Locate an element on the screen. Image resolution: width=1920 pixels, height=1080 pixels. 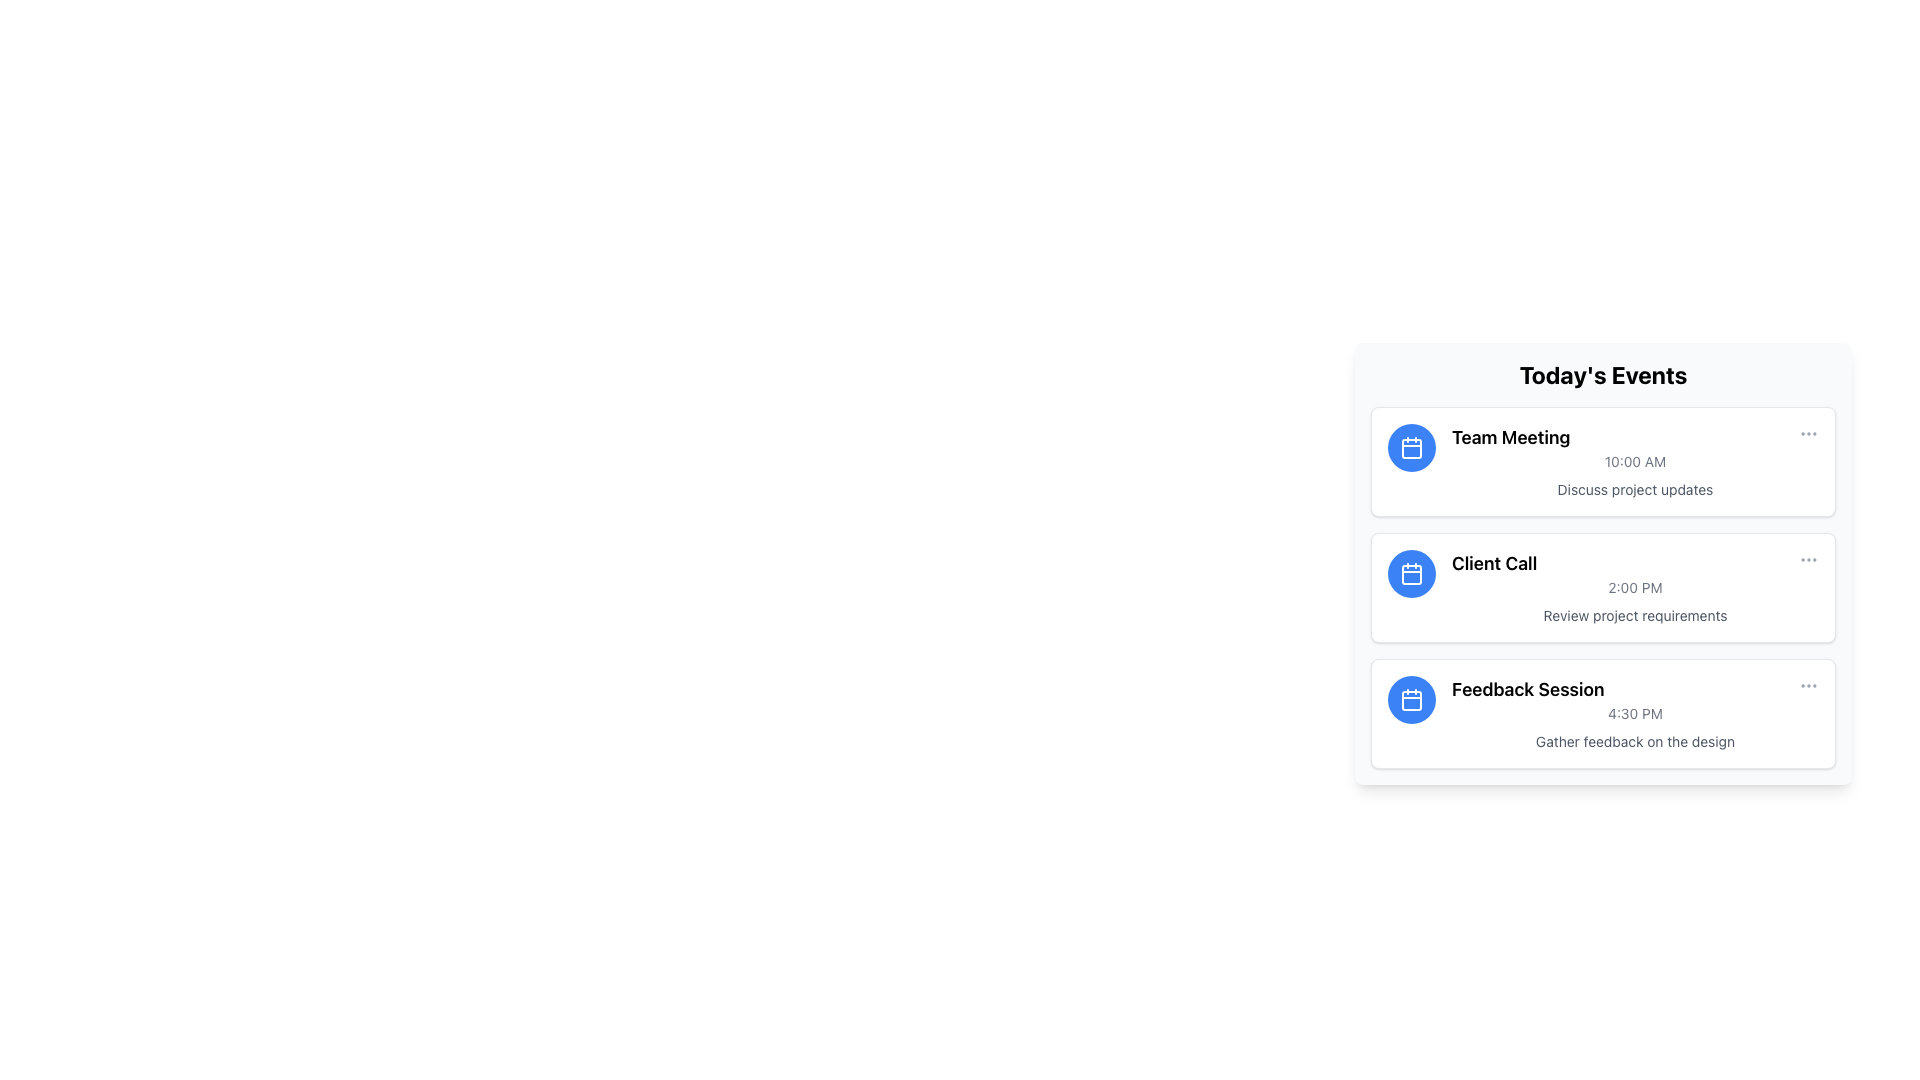
the circular icon with a blue background and a white calendar symbol, located on the left side of the 'Feedback Session' event card in the 'Today’s Events' list is located at coordinates (1410, 698).